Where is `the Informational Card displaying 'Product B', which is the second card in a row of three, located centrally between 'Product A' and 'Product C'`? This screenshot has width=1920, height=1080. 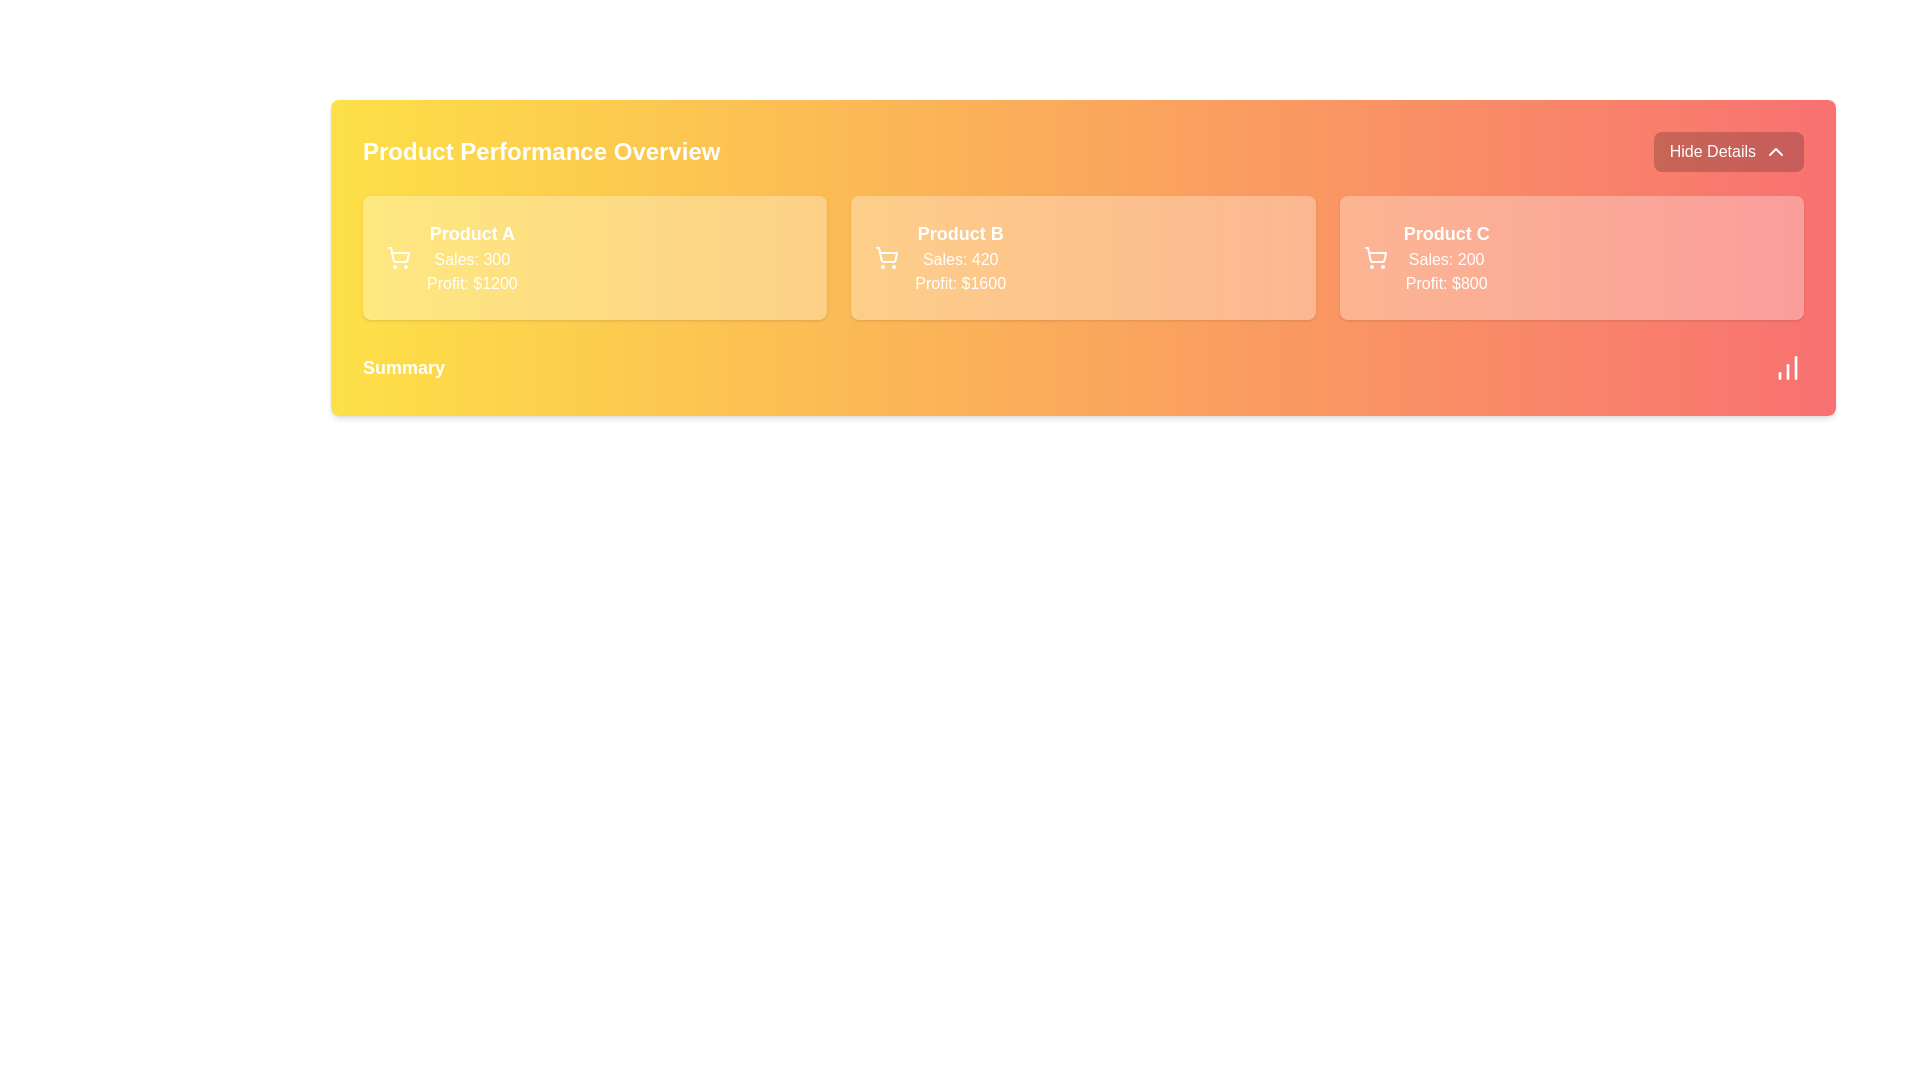
the Informational Card displaying 'Product B', which is the second card in a row of three, located centrally between 'Product A' and 'Product C' is located at coordinates (1082, 257).